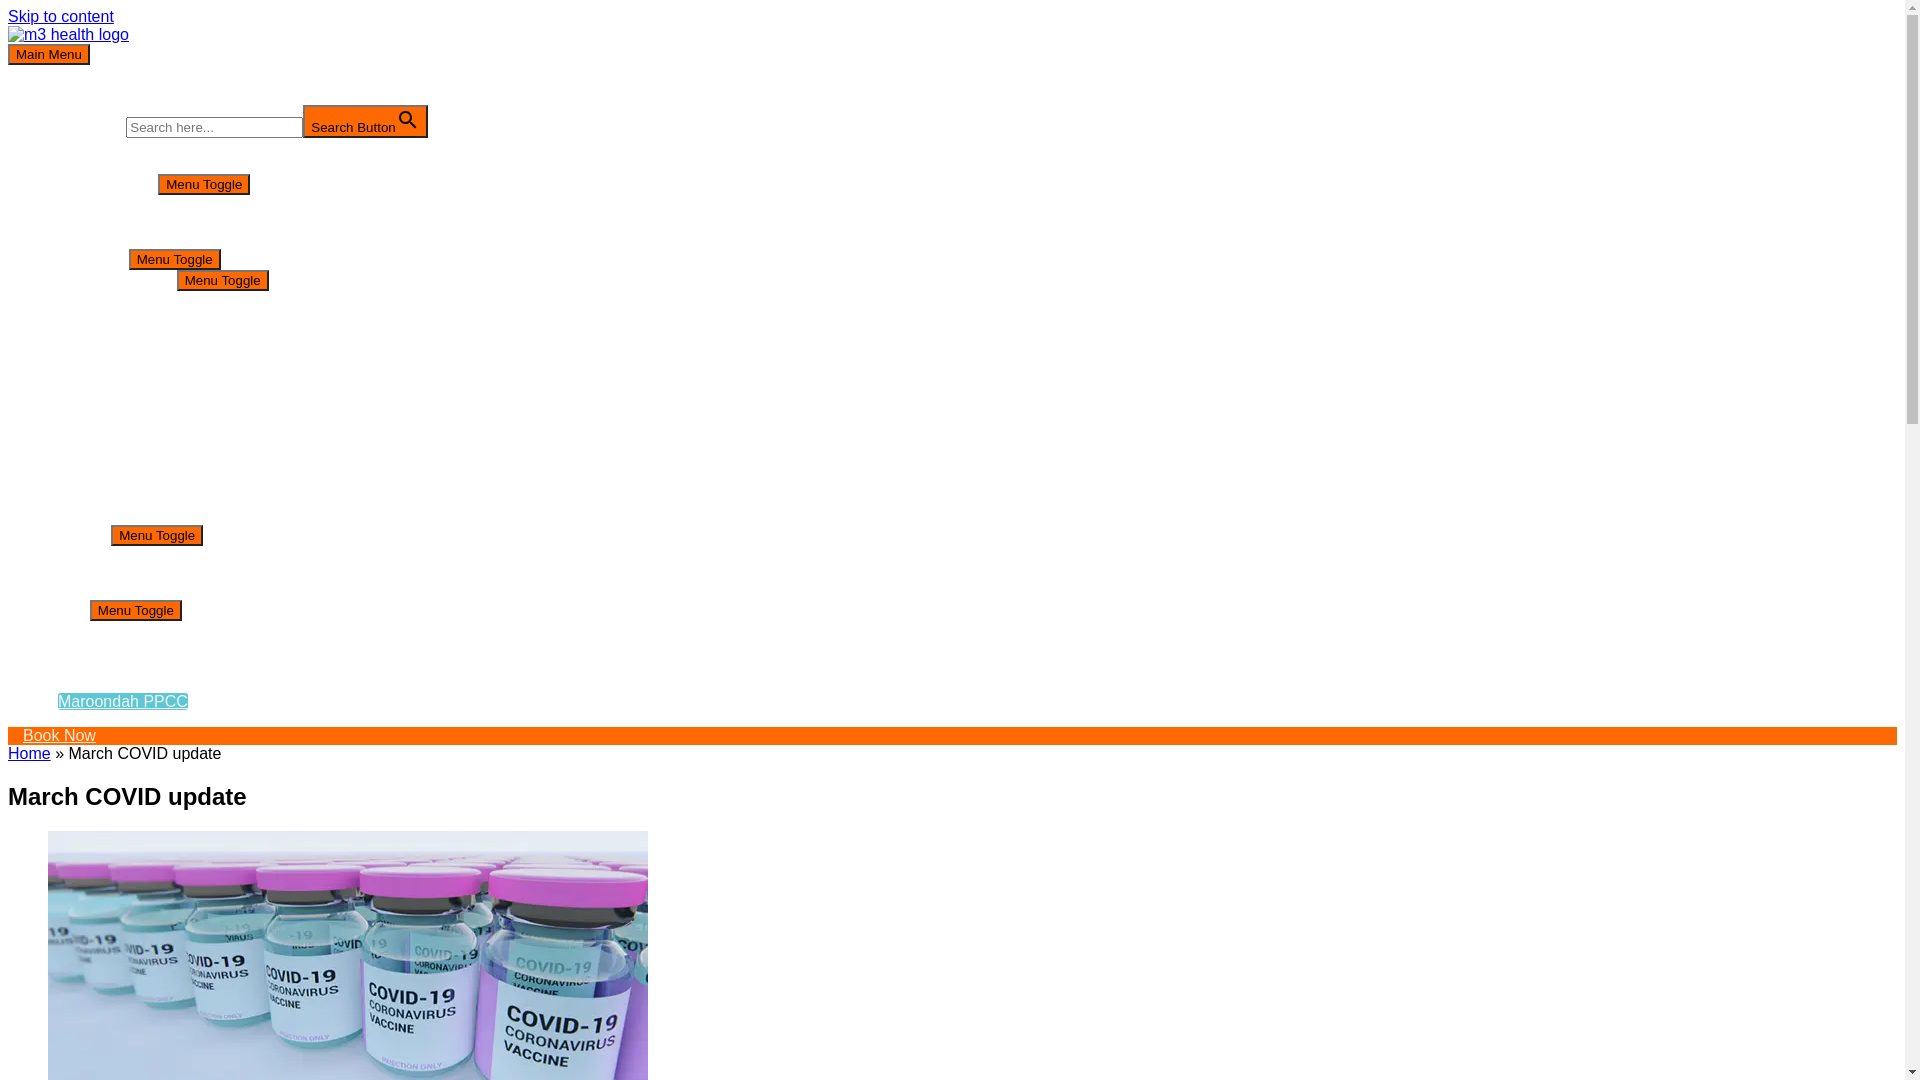 Image resolution: width=1920 pixels, height=1080 pixels. Describe the element at coordinates (176, 424) in the screenshot. I see `'Iron Infusions'` at that location.